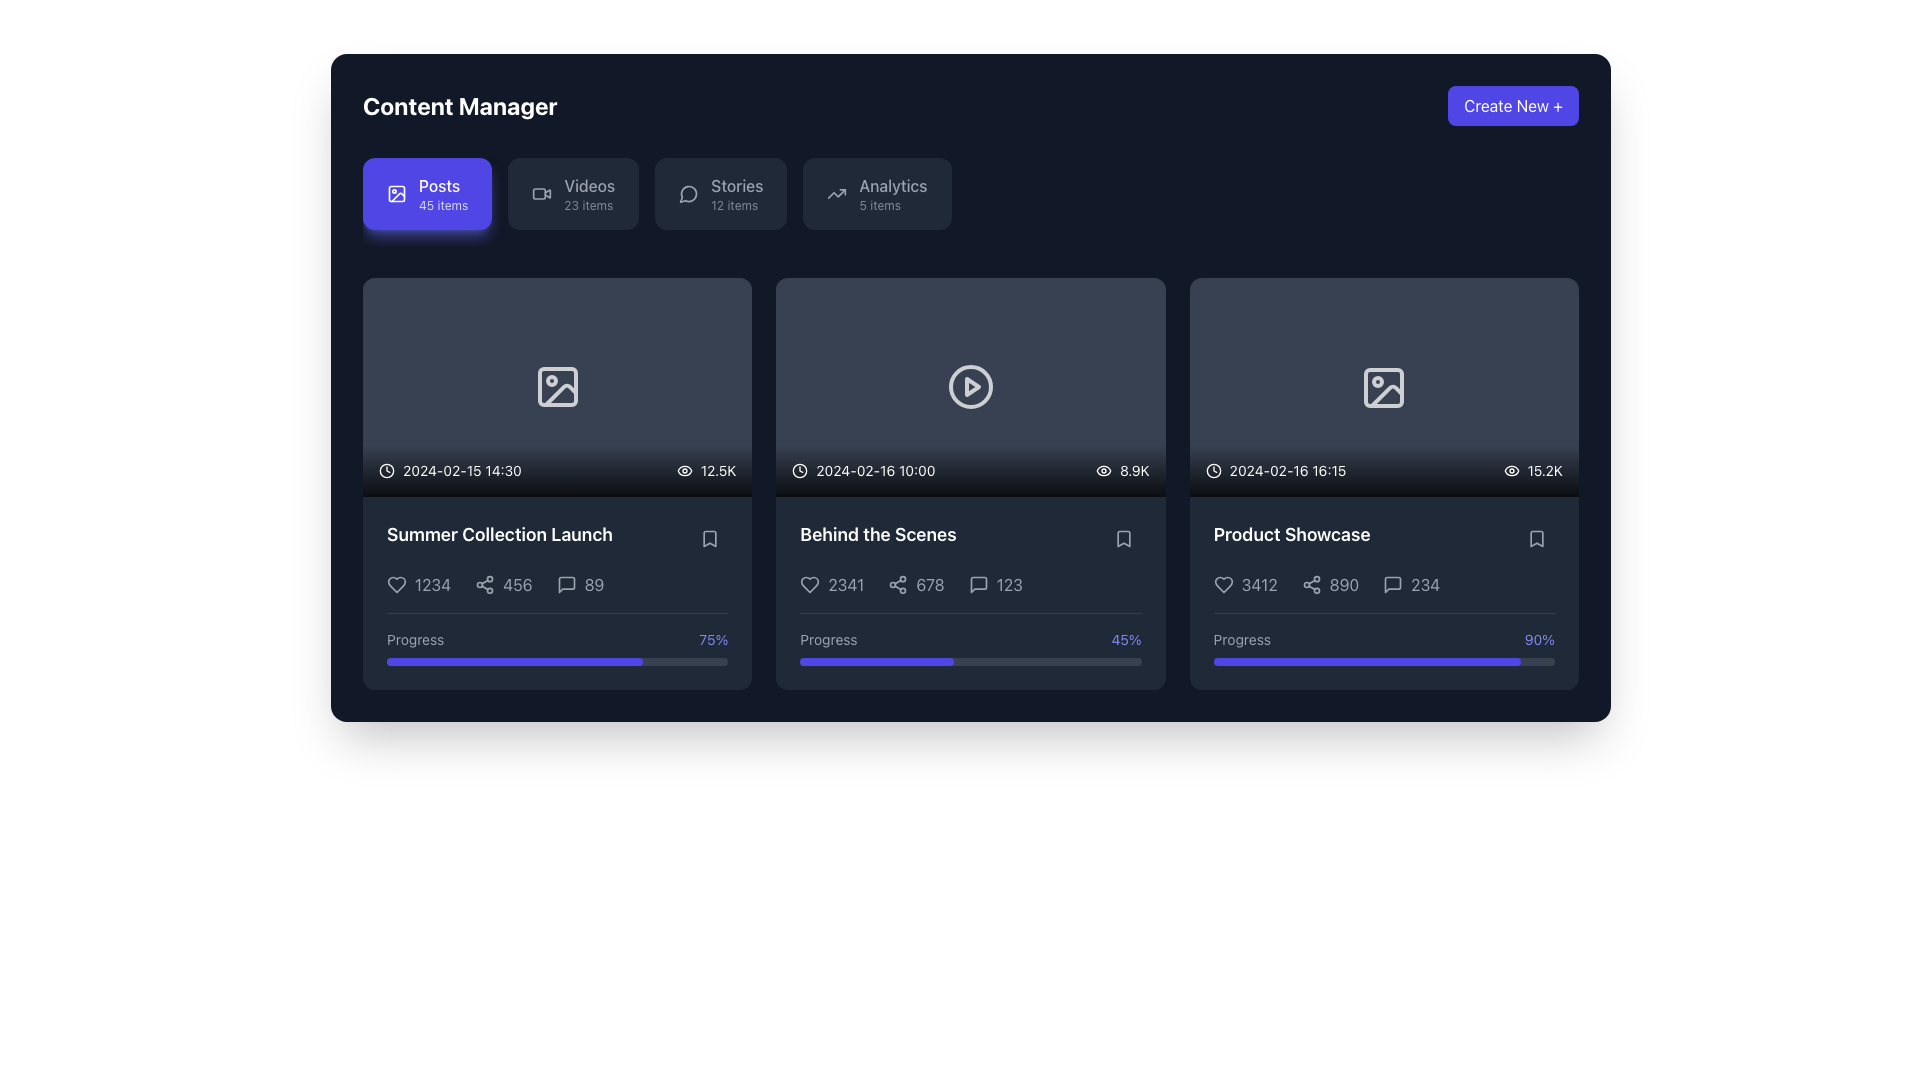 The image size is (1920, 1080). I want to click on the first button in the header section of the content management interface, so click(426, 193).